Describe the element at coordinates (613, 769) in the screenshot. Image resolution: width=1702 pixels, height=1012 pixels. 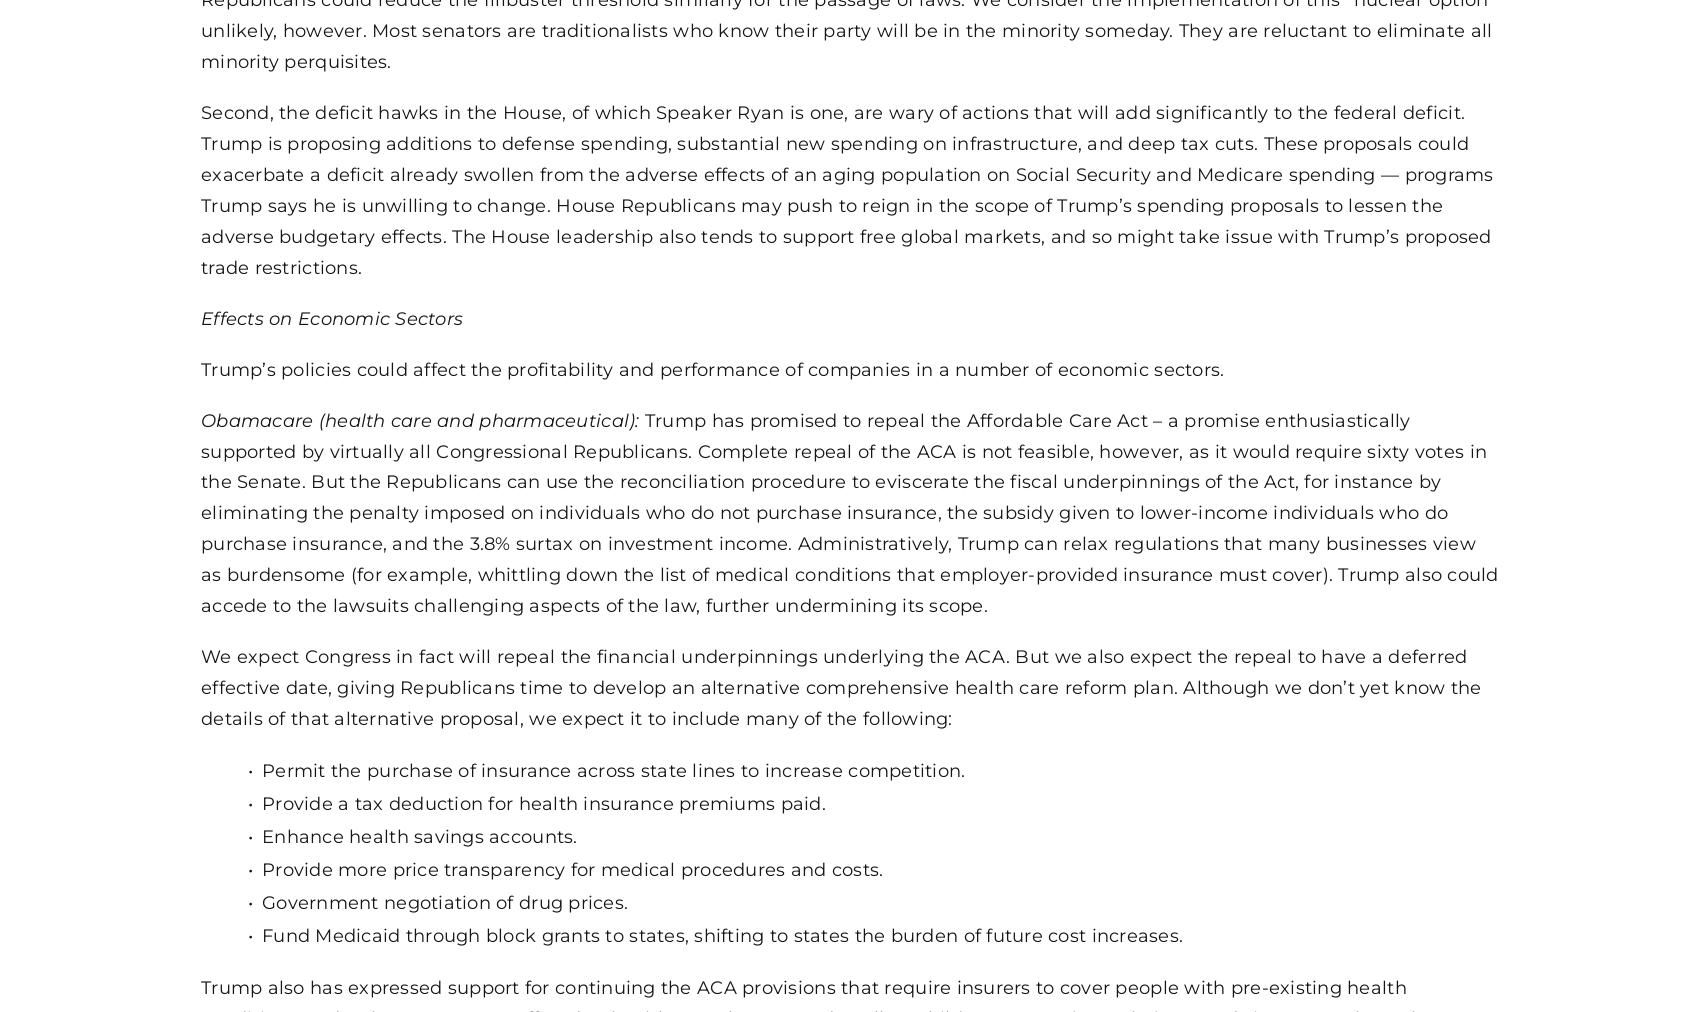
I see `'Permit the purchase of insurance across state lines to increase competition.'` at that location.